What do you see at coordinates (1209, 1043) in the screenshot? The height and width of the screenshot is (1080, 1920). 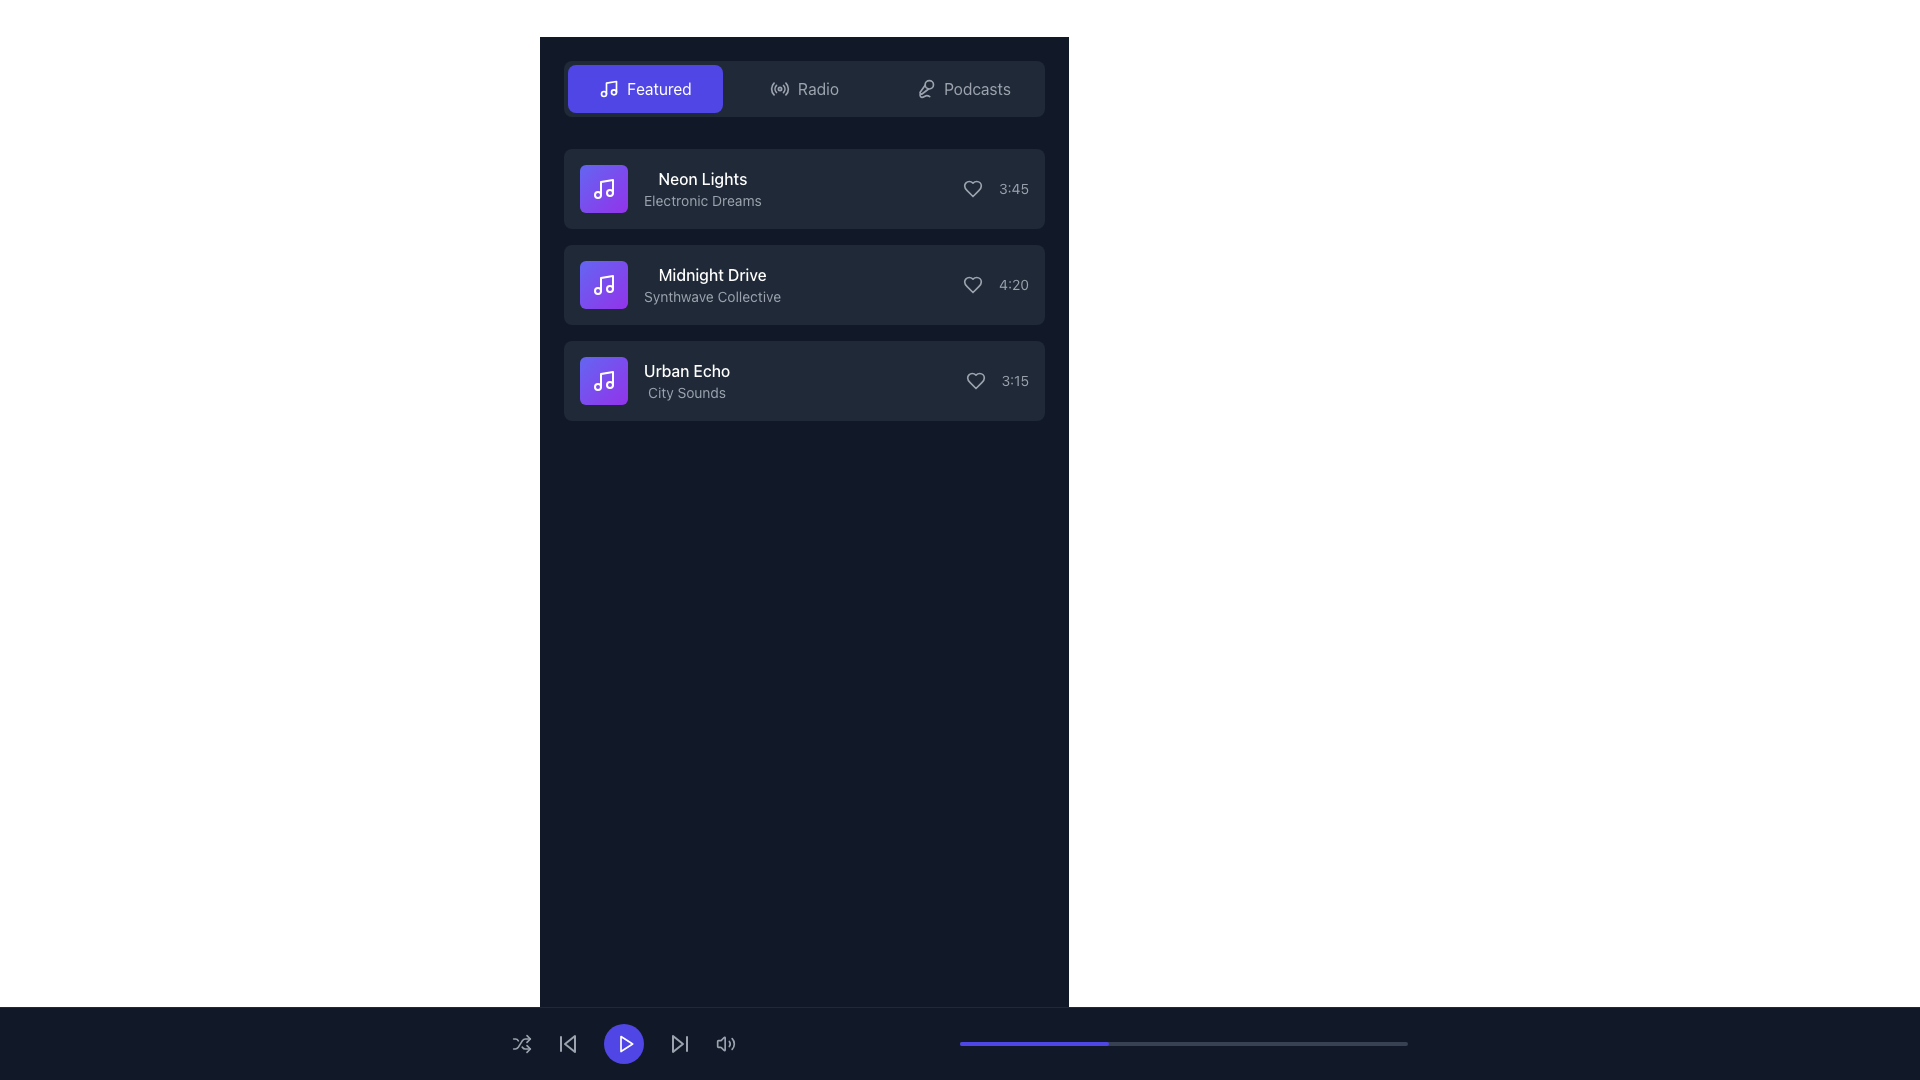 I see `progress` at bounding box center [1209, 1043].